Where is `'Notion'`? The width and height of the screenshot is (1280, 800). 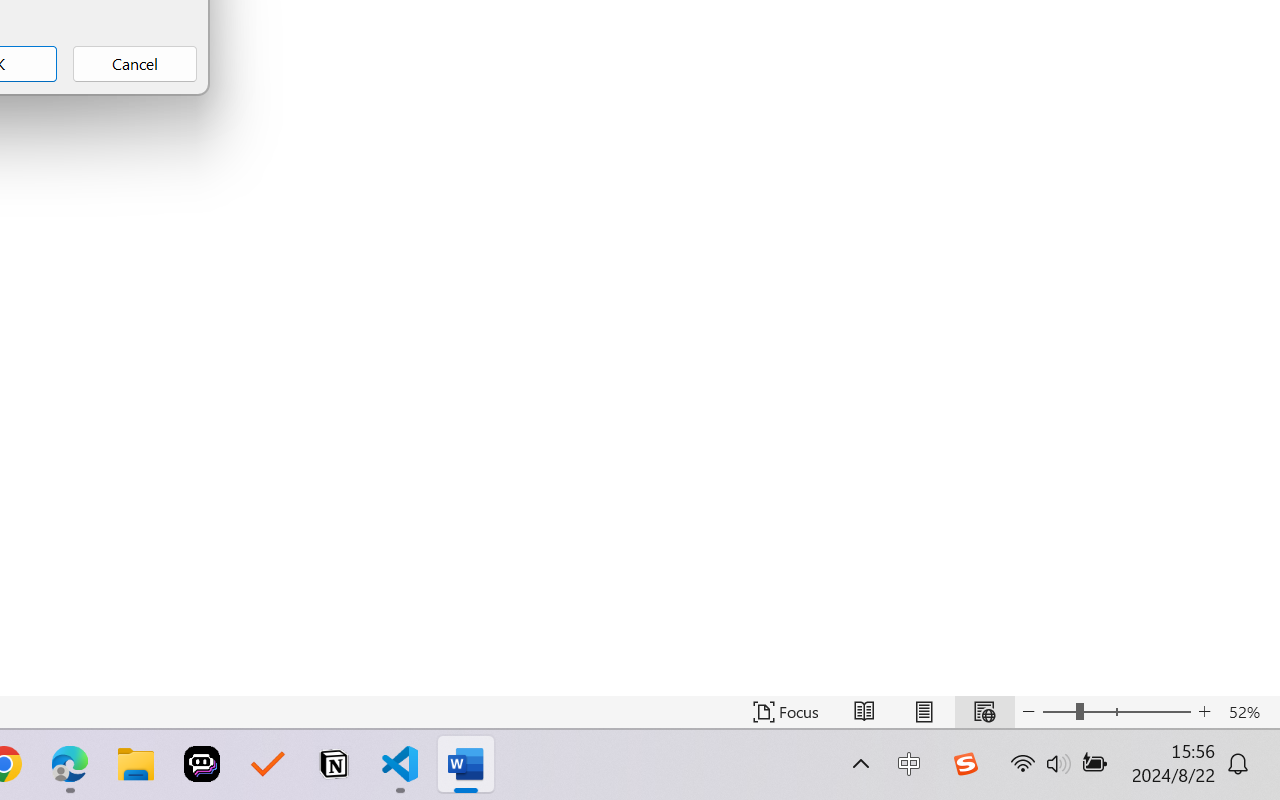
'Notion' is located at coordinates (334, 764).